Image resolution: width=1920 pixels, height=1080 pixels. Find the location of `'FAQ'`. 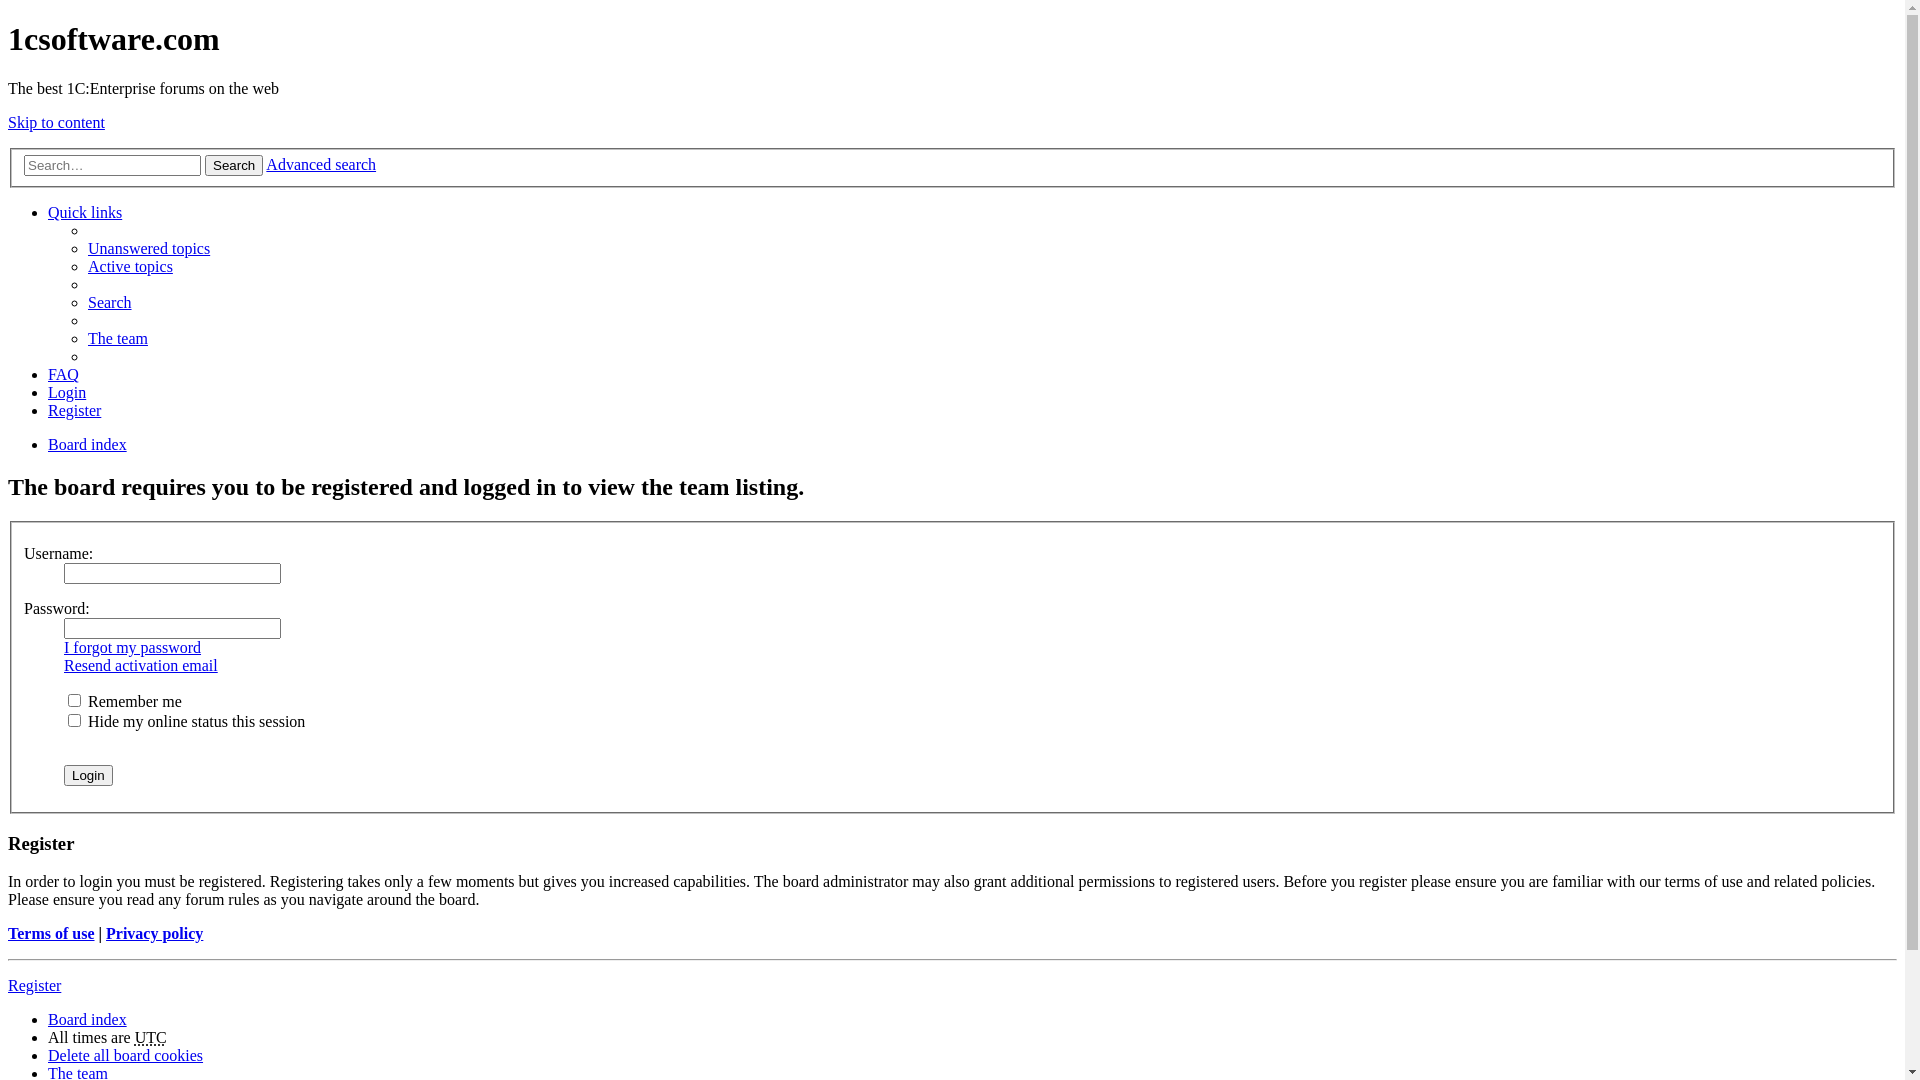

'FAQ' is located at coordinates (63, 374).